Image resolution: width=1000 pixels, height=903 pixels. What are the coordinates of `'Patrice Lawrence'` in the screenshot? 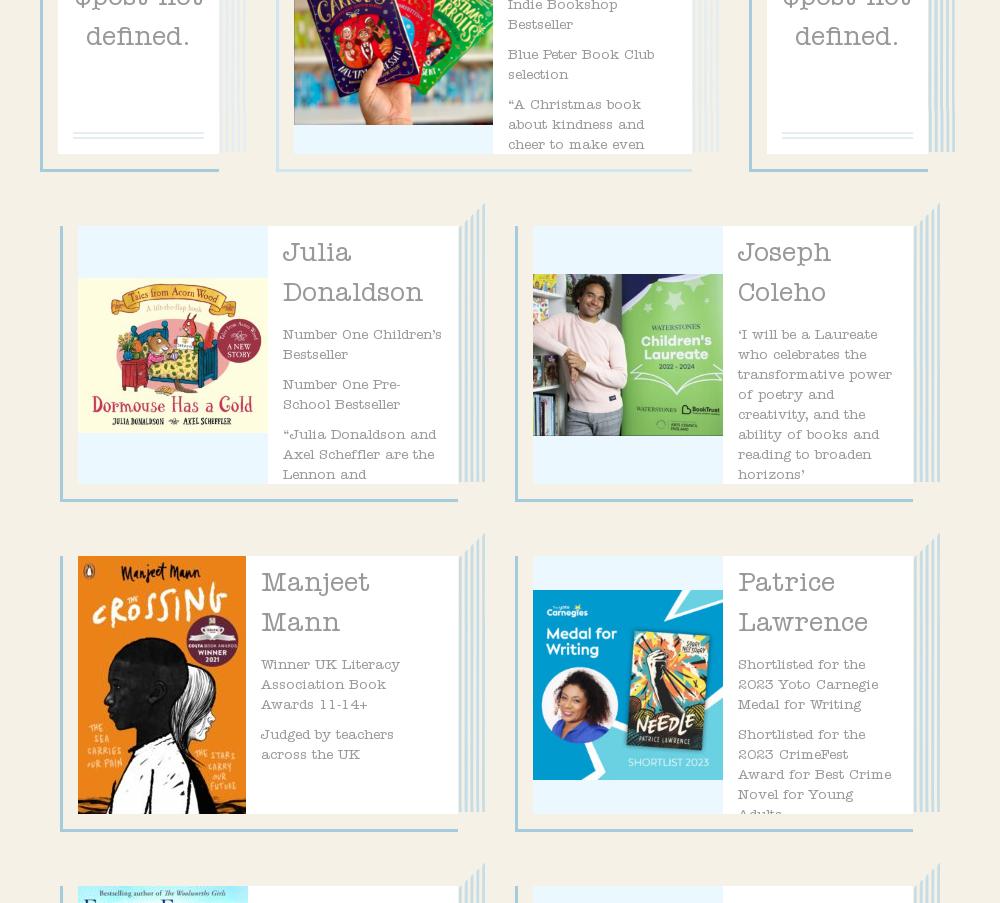 It's located at (803, 606).